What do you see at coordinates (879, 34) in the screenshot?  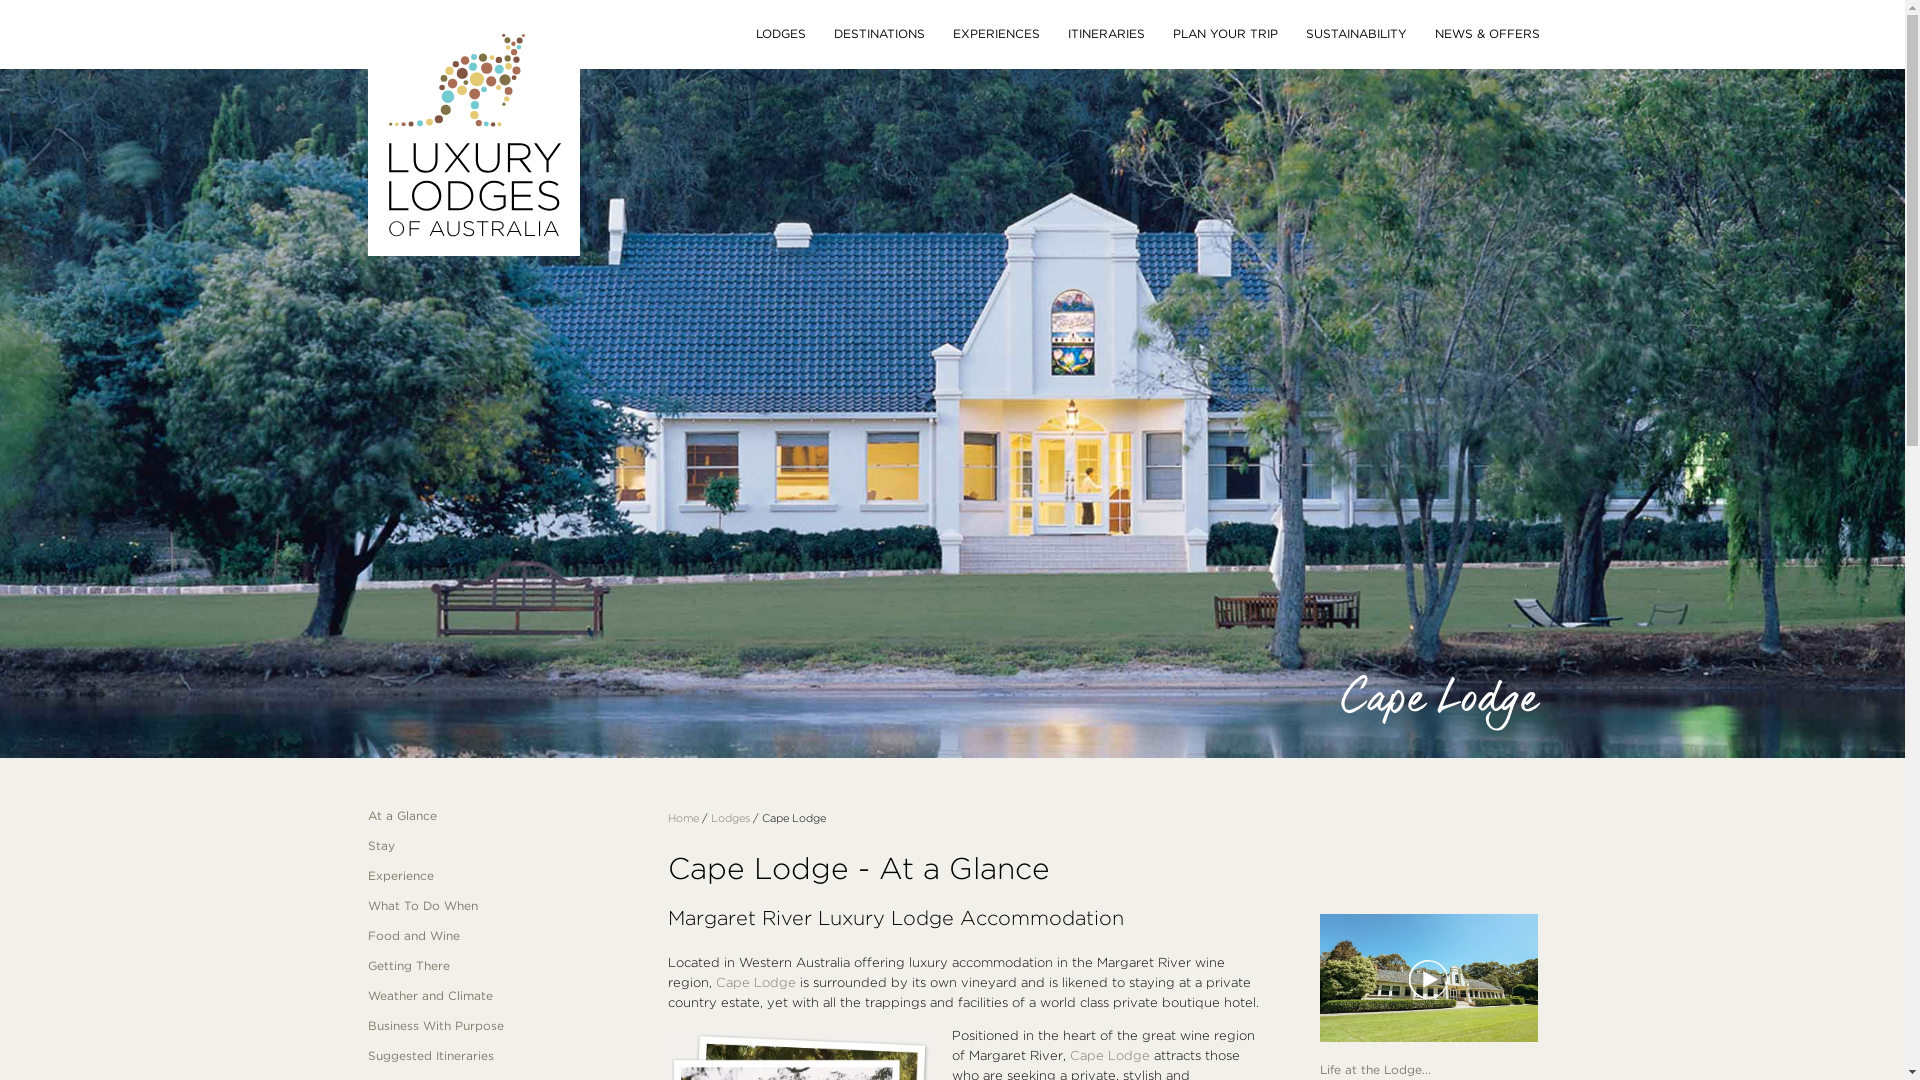 I see `'DESTINATIONS'` at bounding box center [879, 34].